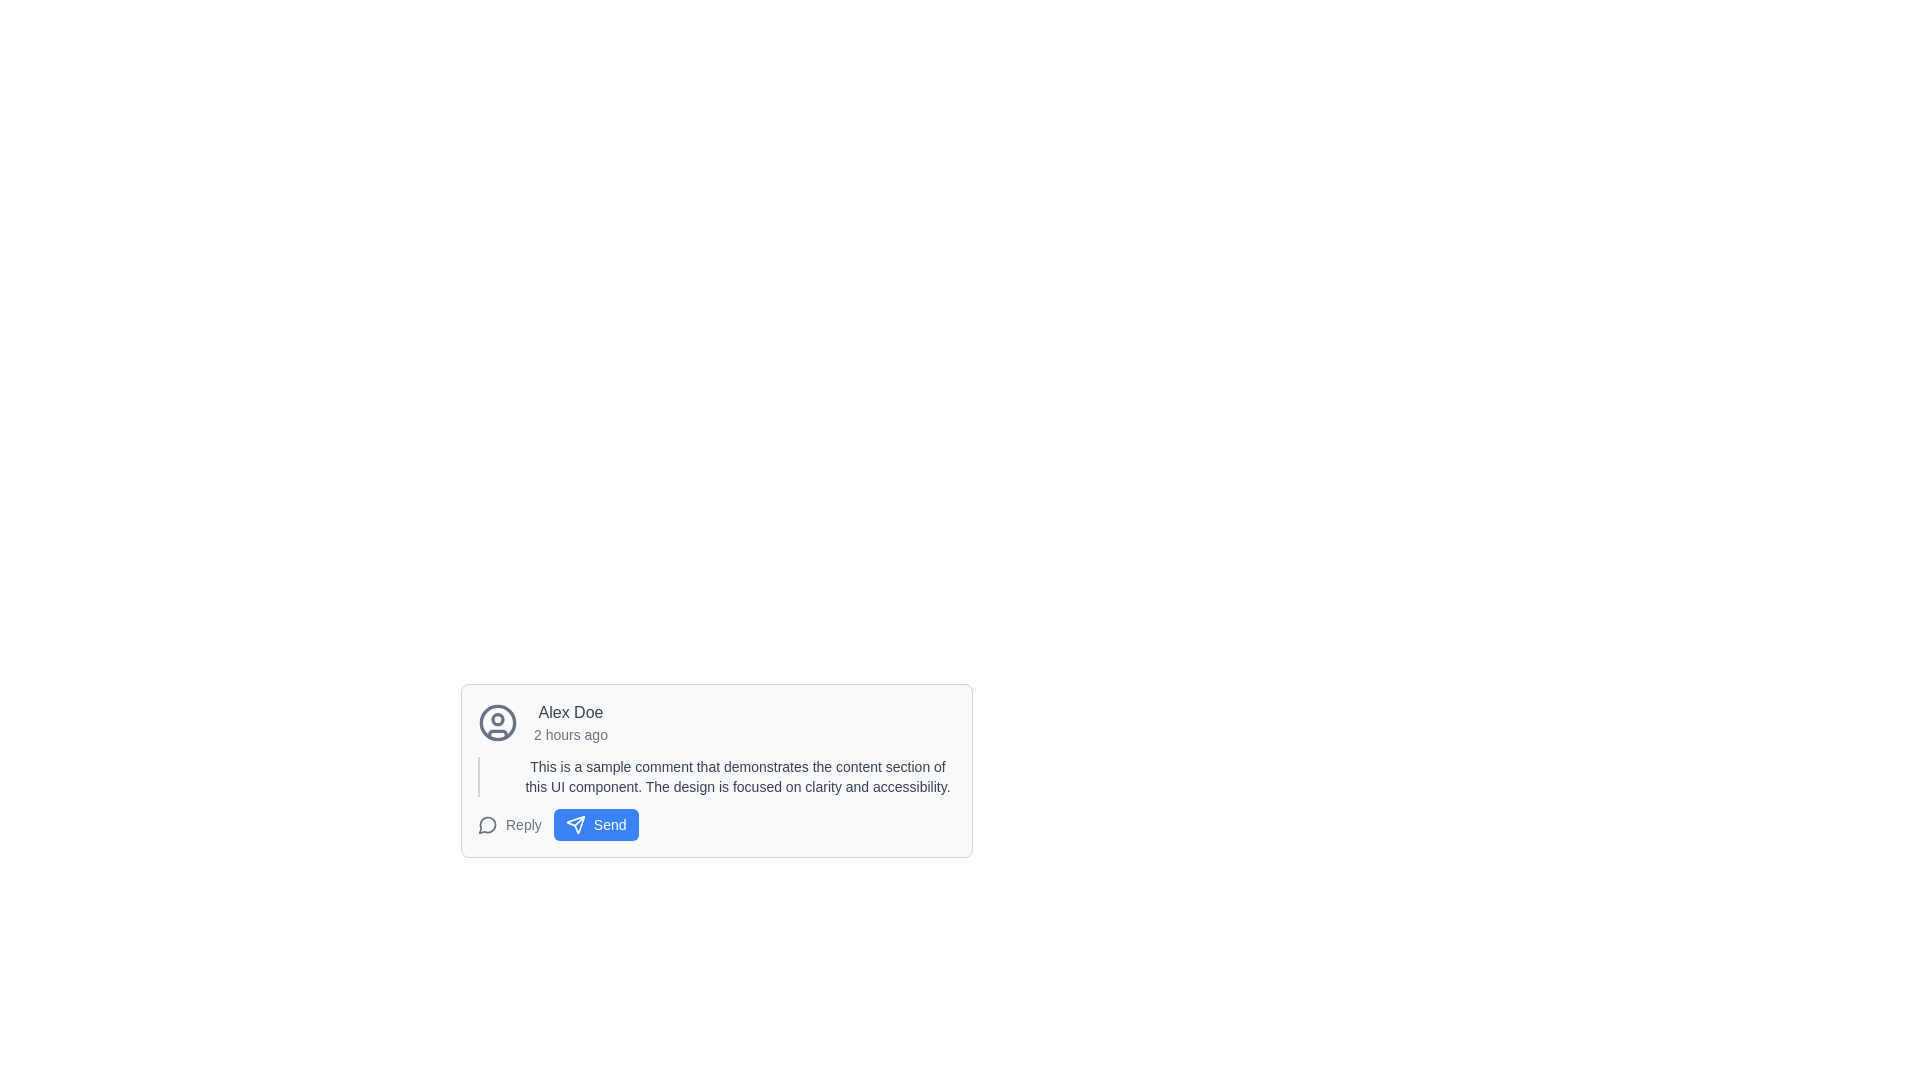 The height and width of the screenshot is (1080, 1920). What do you see at coordinates (498, 722) in the screenshot?
I see `the decorative circle outline icon located at the top-left corner of the comment box, which is the largest of three nested elements in the profile picture display` at bounding box center [498, 722].